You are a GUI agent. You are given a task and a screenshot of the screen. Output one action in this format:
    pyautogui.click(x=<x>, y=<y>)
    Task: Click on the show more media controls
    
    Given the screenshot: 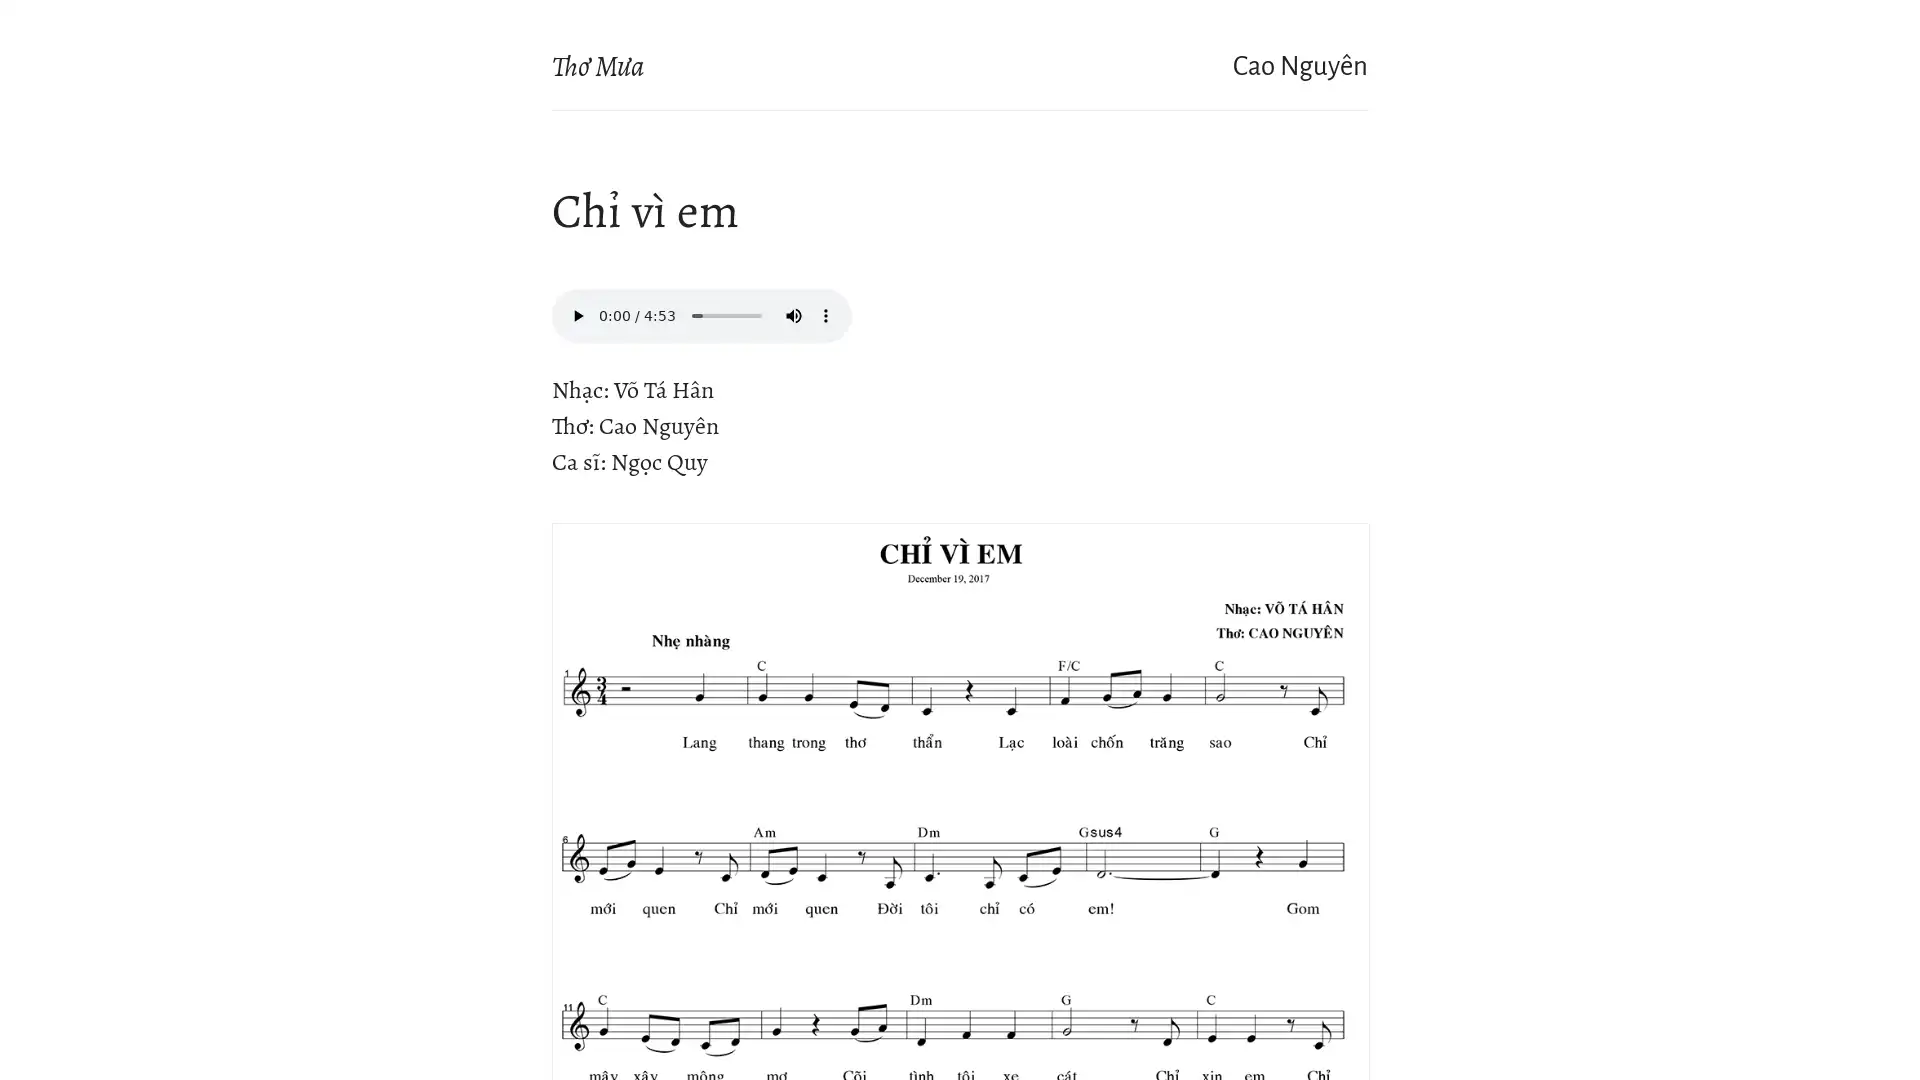 What is the action you would take?
    pyautogui.click(x=825, y=315)
    